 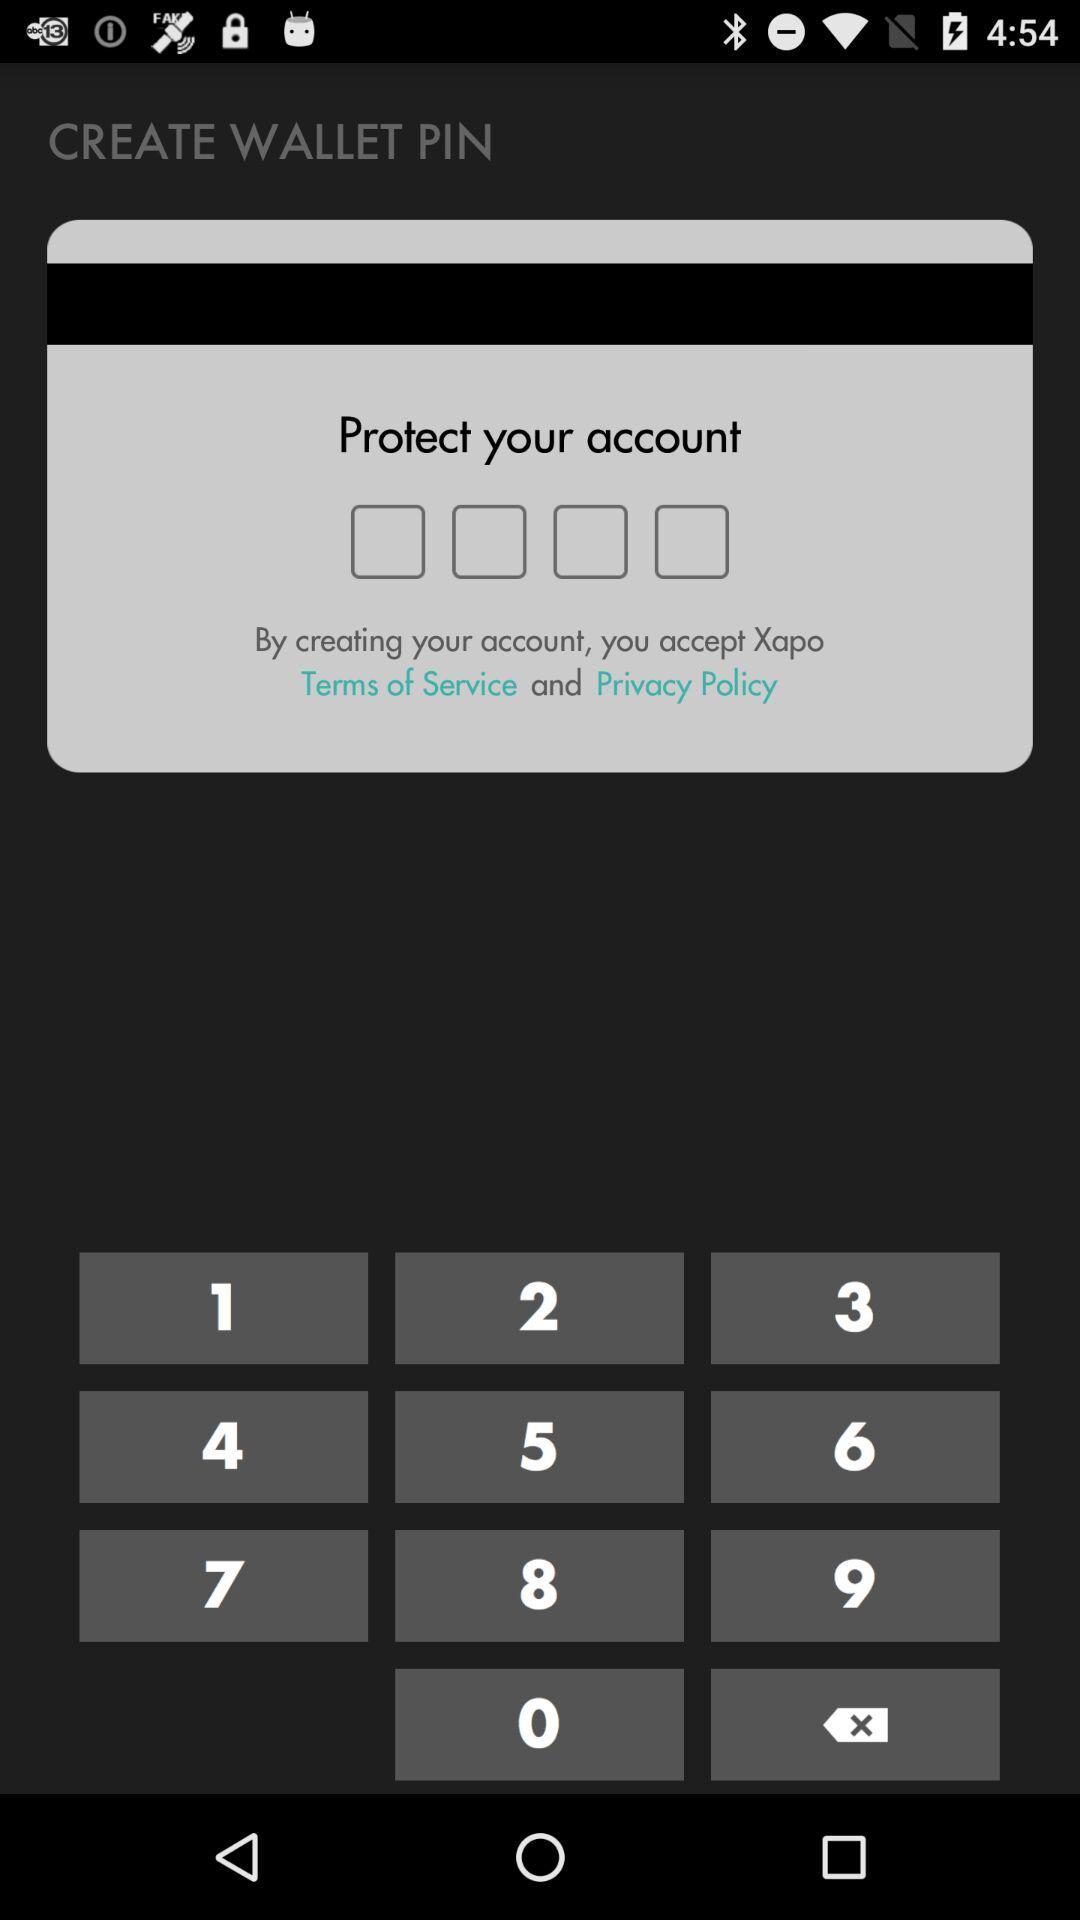 What do you see at coordinates (855, 1723) in the screenshot?
I see `delete password` at bounding box center [855, 1723].